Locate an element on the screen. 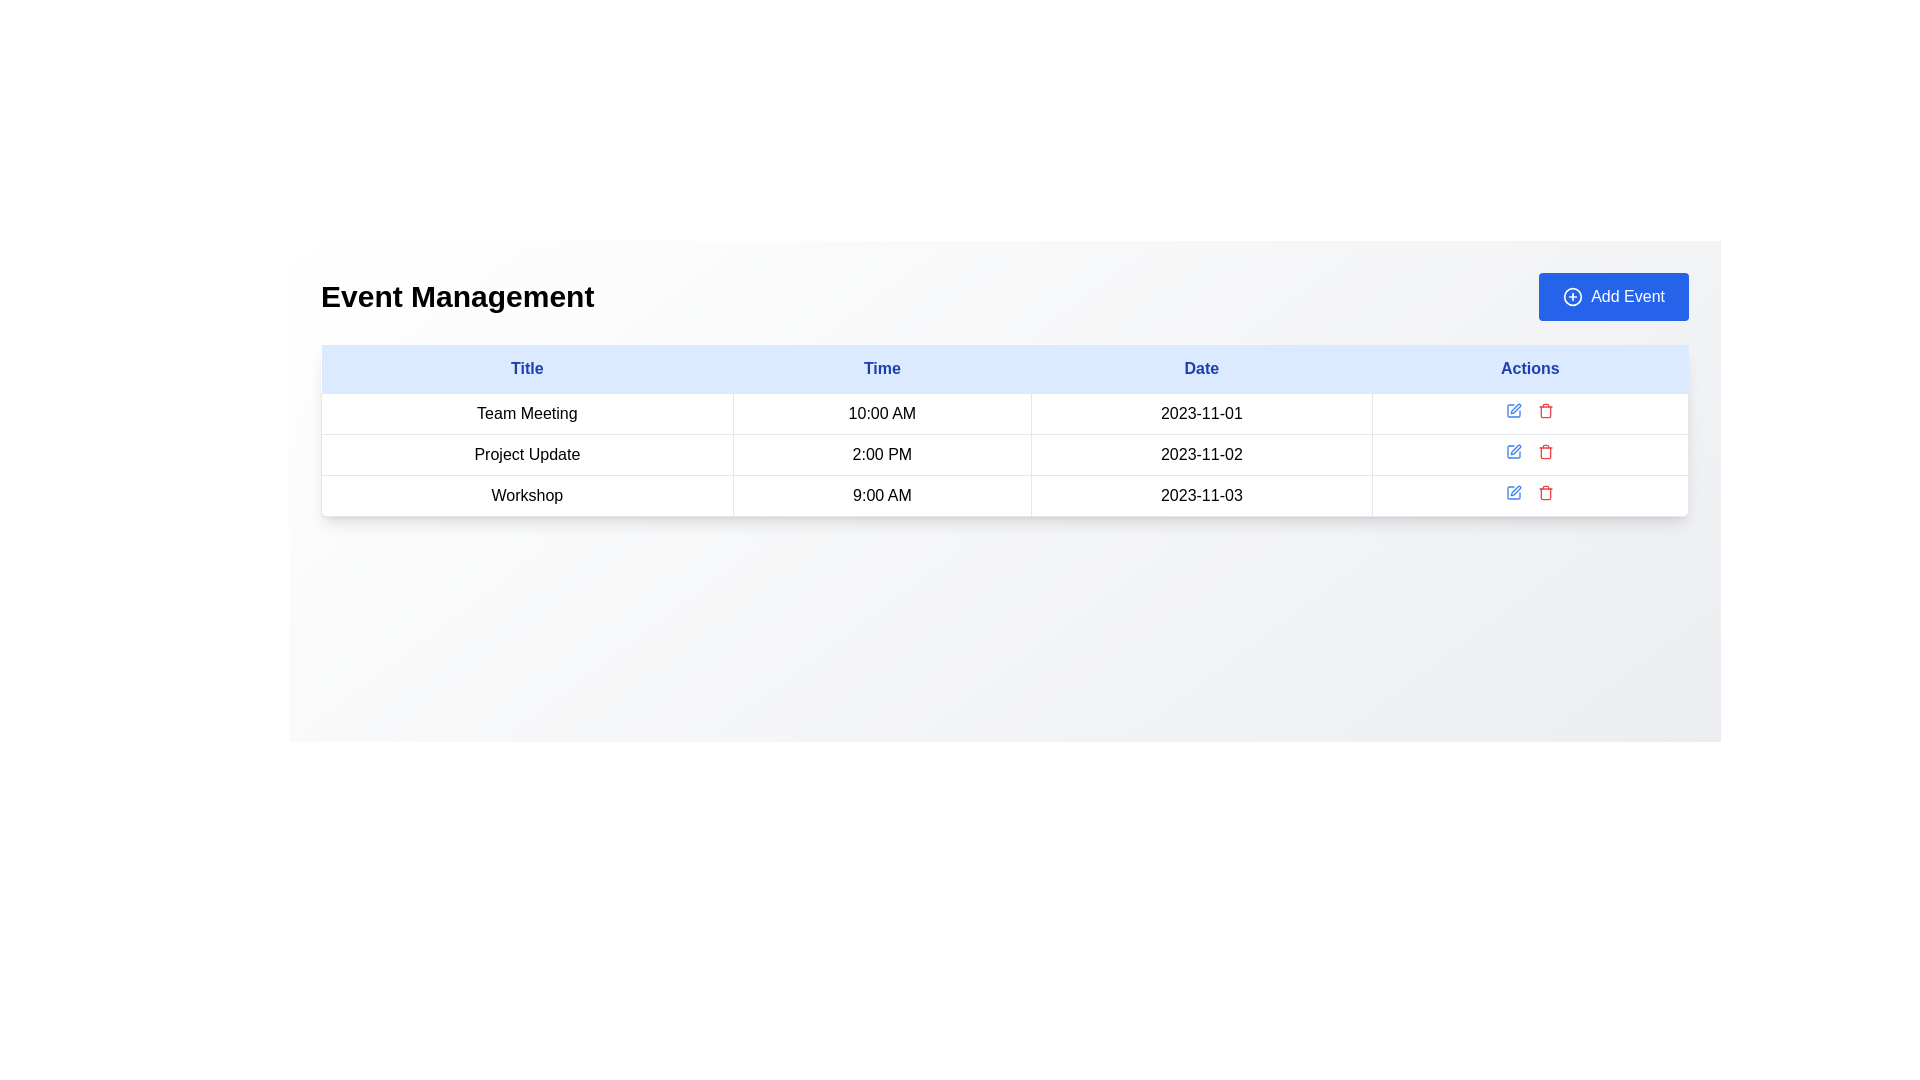  the 'Actions' label, which is styled in a bold blue font on a light blue background and located in the rightmost cell of the header row in a table is located at coordinates (1529, 369).